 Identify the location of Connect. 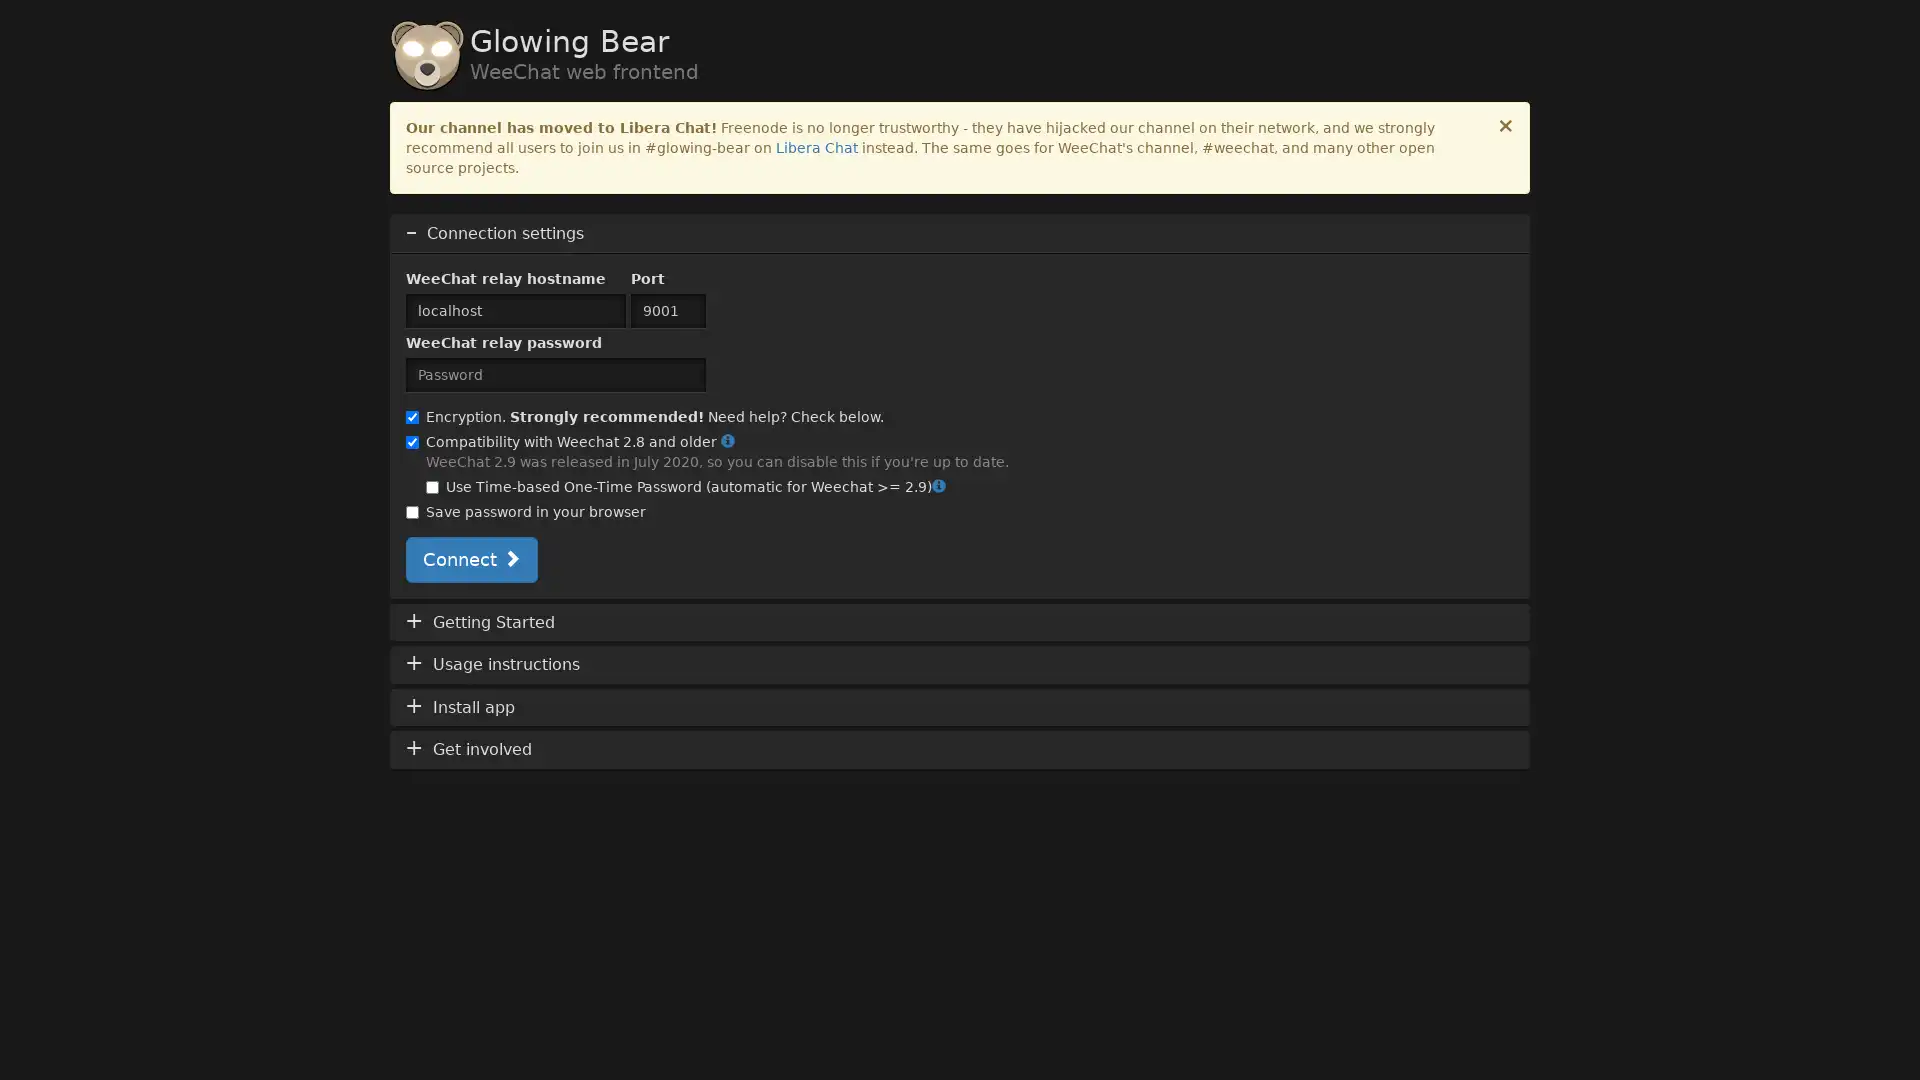
(470, 559).